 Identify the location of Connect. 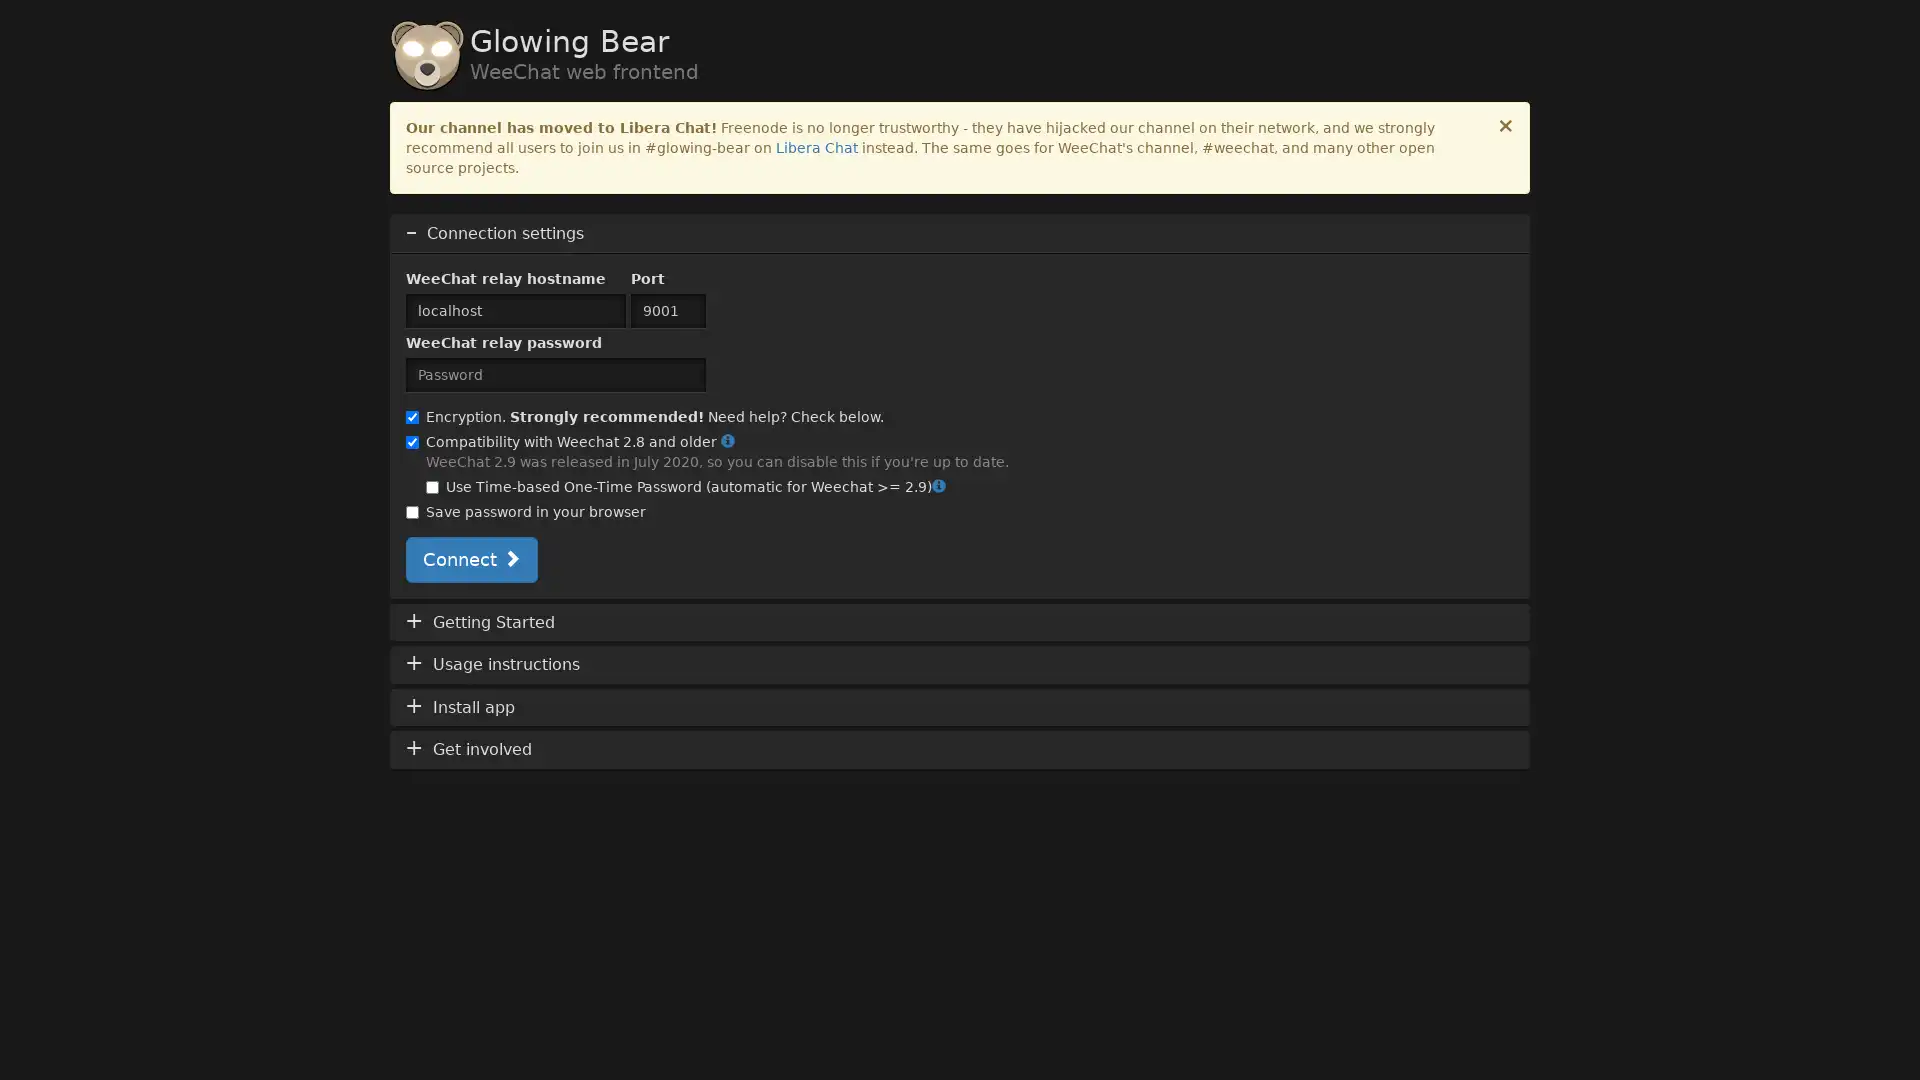
(470, 559).